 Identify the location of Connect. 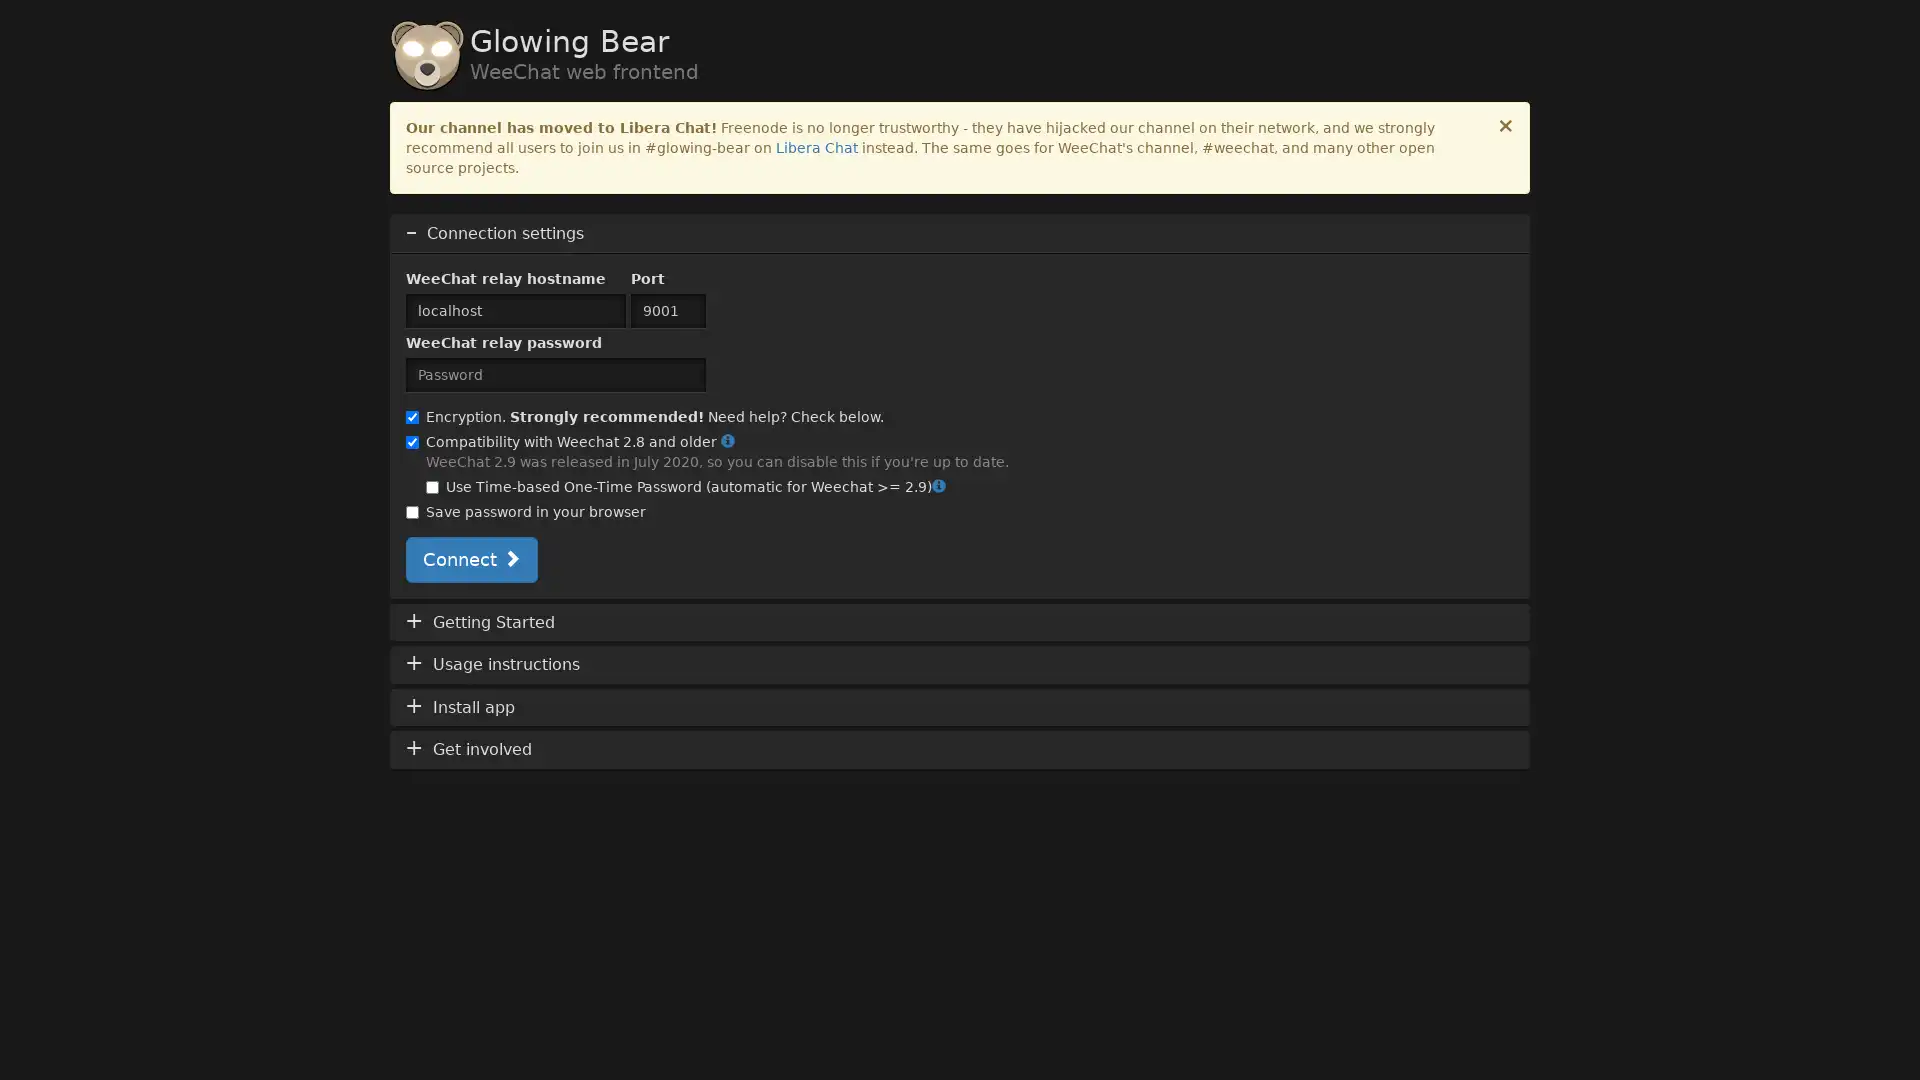
(470, 559).